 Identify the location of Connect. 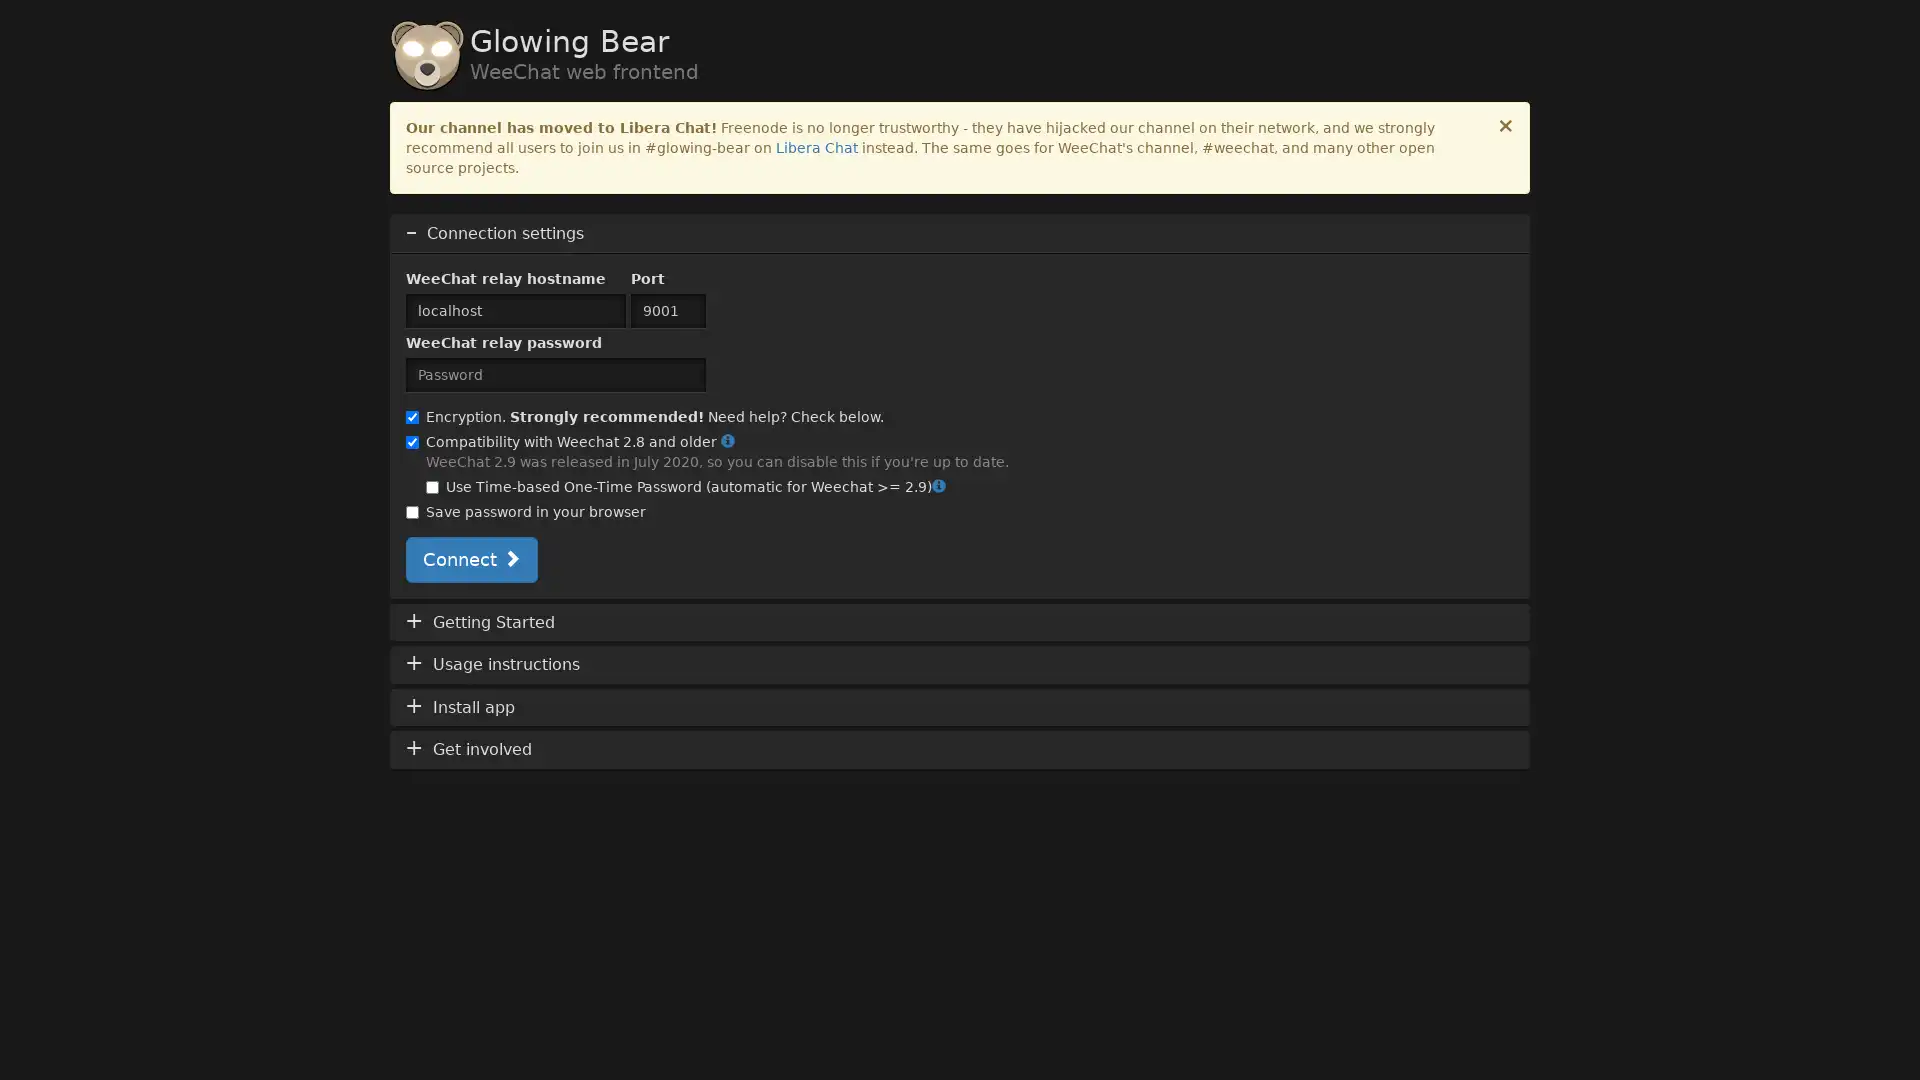
(470, 559).